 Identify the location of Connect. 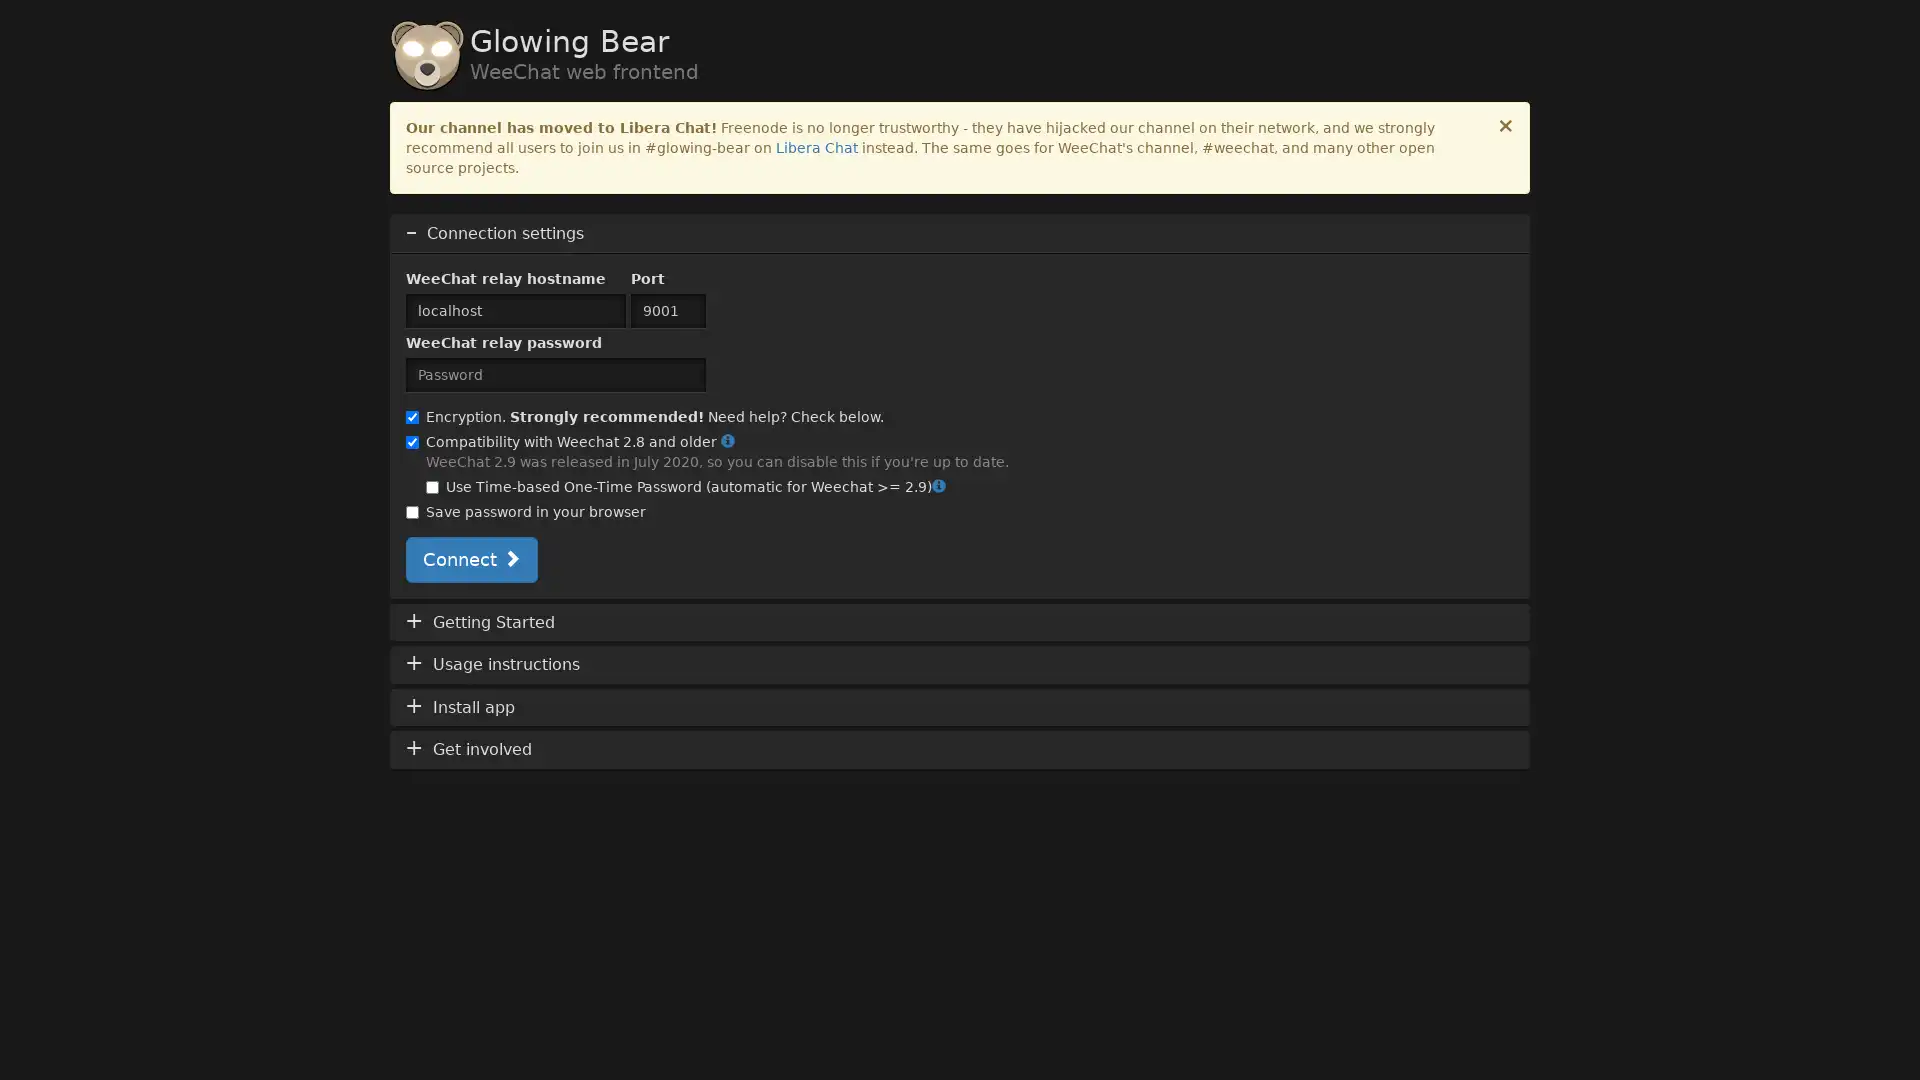
(470, 559).